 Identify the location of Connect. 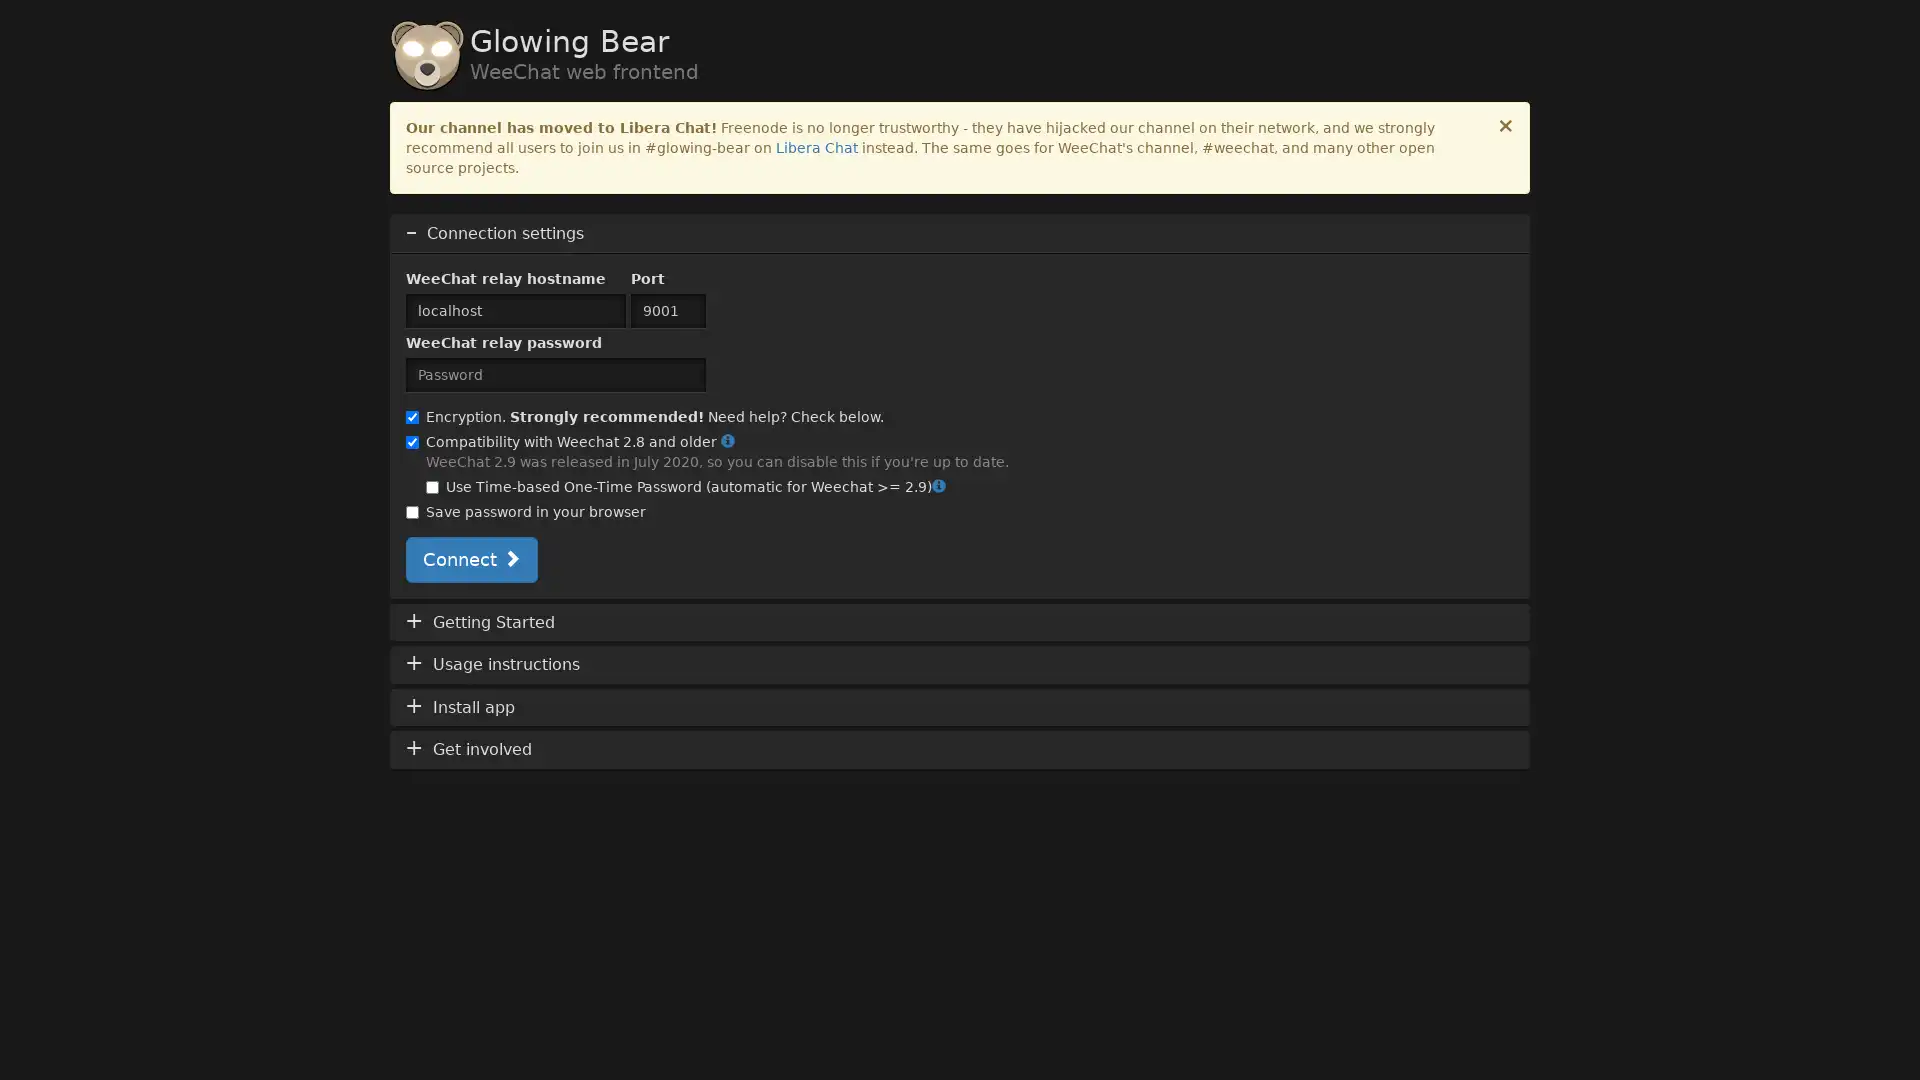
(470, 559).